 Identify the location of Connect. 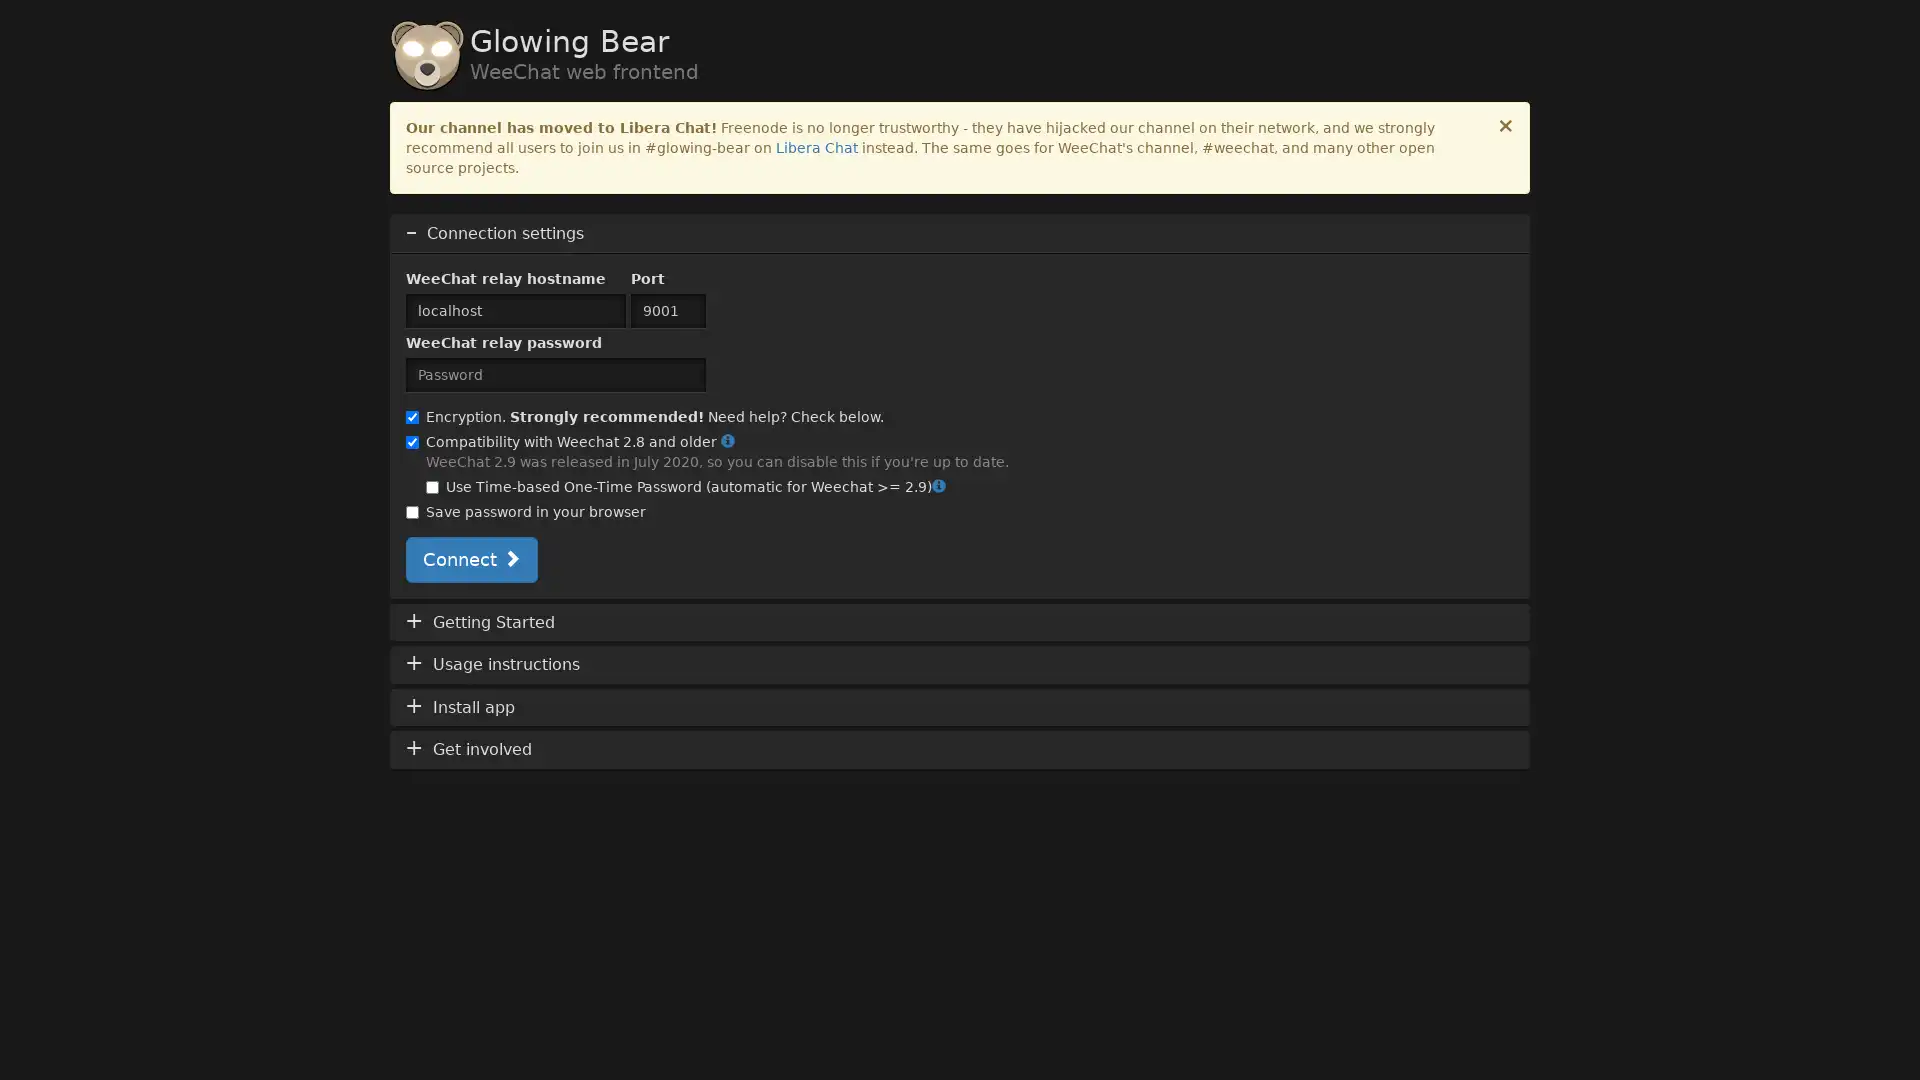
(470, 559).